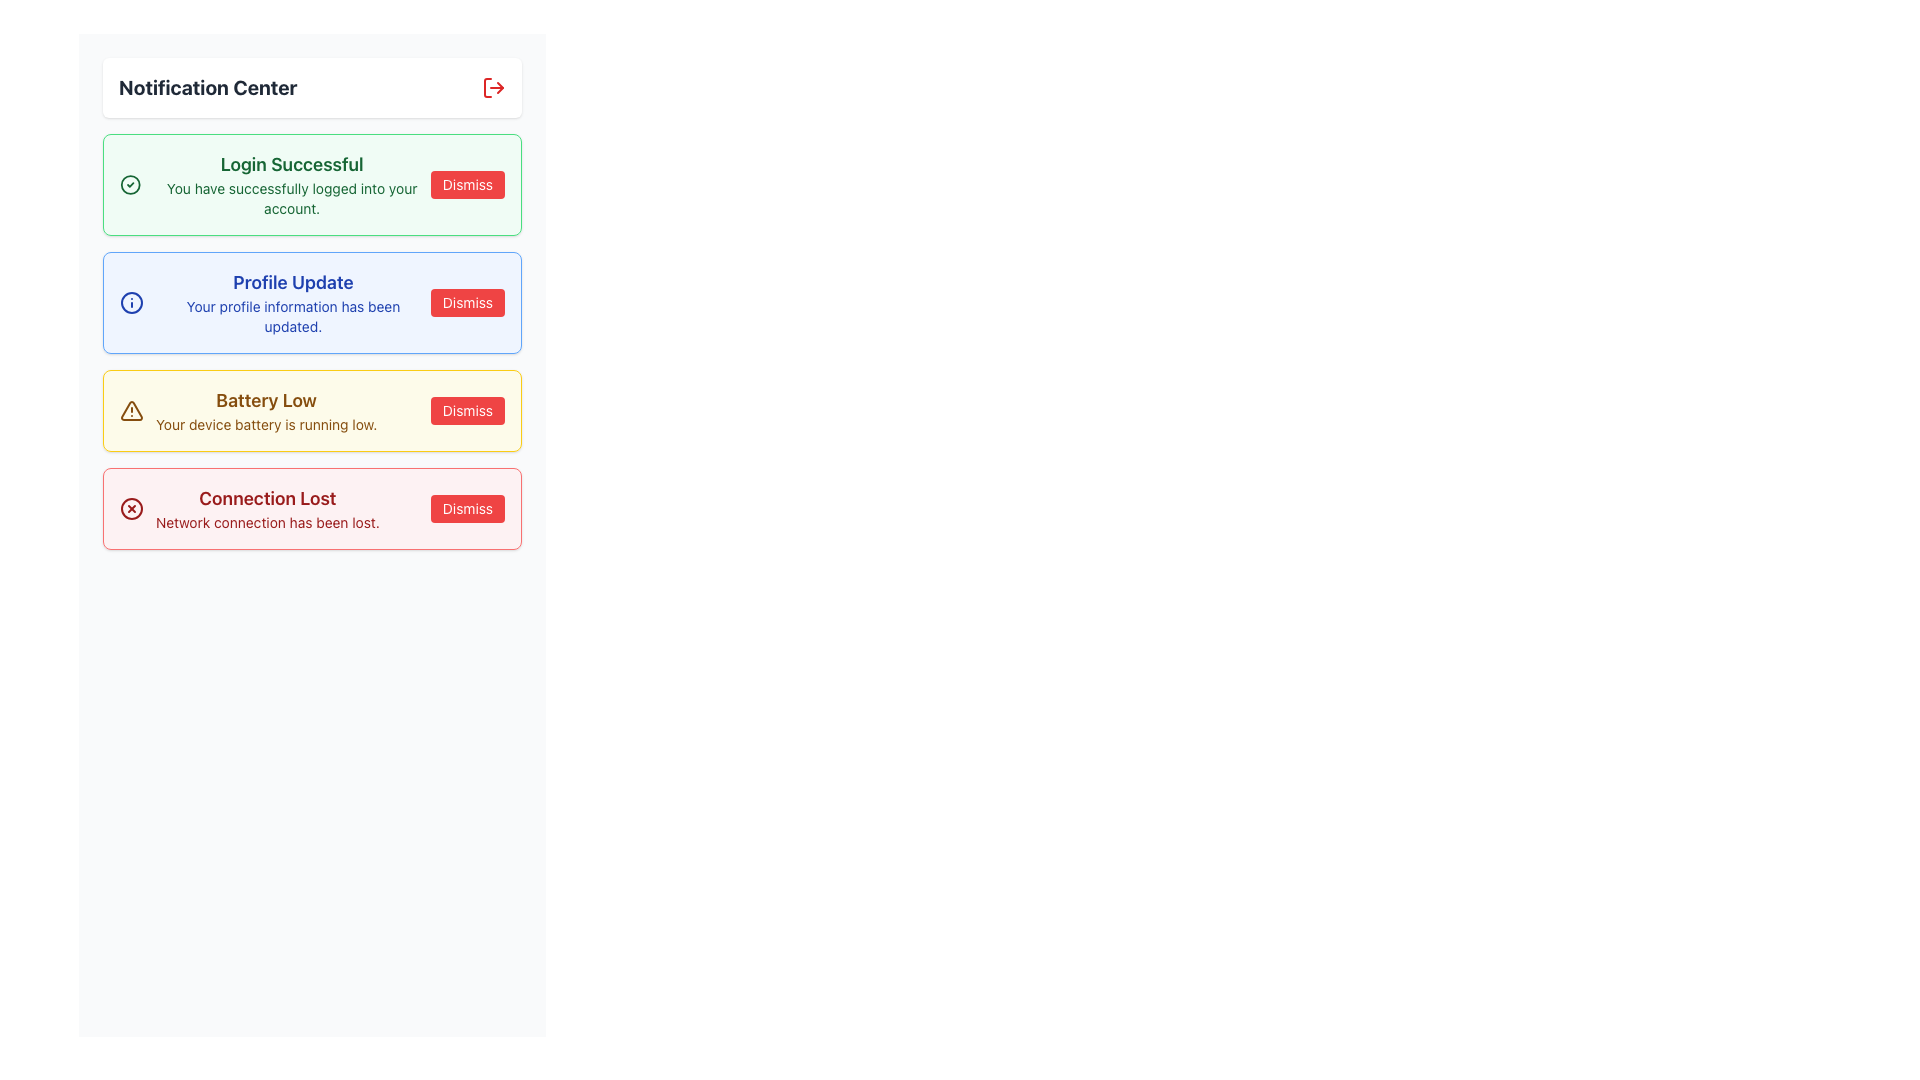 Image resolution: width=1920 pixels, height=1080 pixels. I want to click on the red 'Dismiss' button with white text to observe the visual changes in its appearance, so click(466, 508).